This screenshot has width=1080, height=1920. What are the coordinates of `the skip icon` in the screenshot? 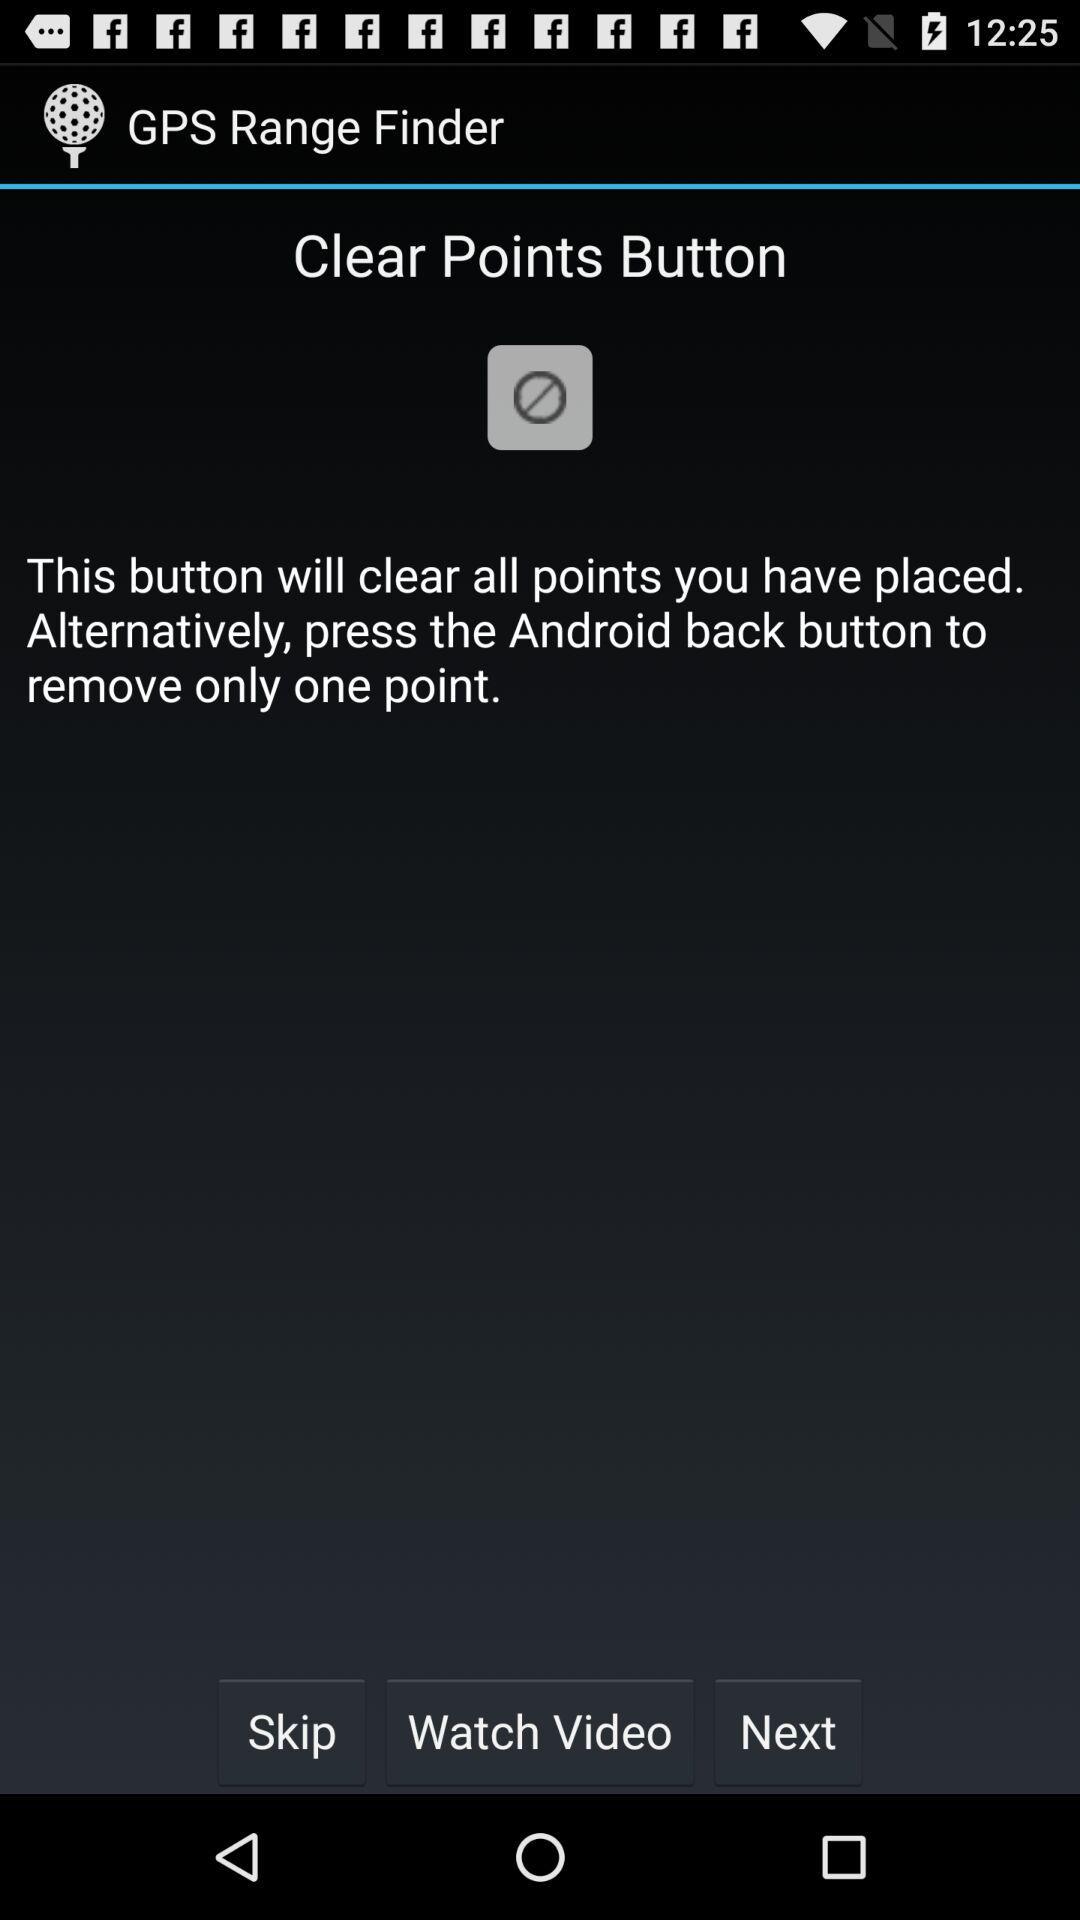 It's located at (291, 1730).